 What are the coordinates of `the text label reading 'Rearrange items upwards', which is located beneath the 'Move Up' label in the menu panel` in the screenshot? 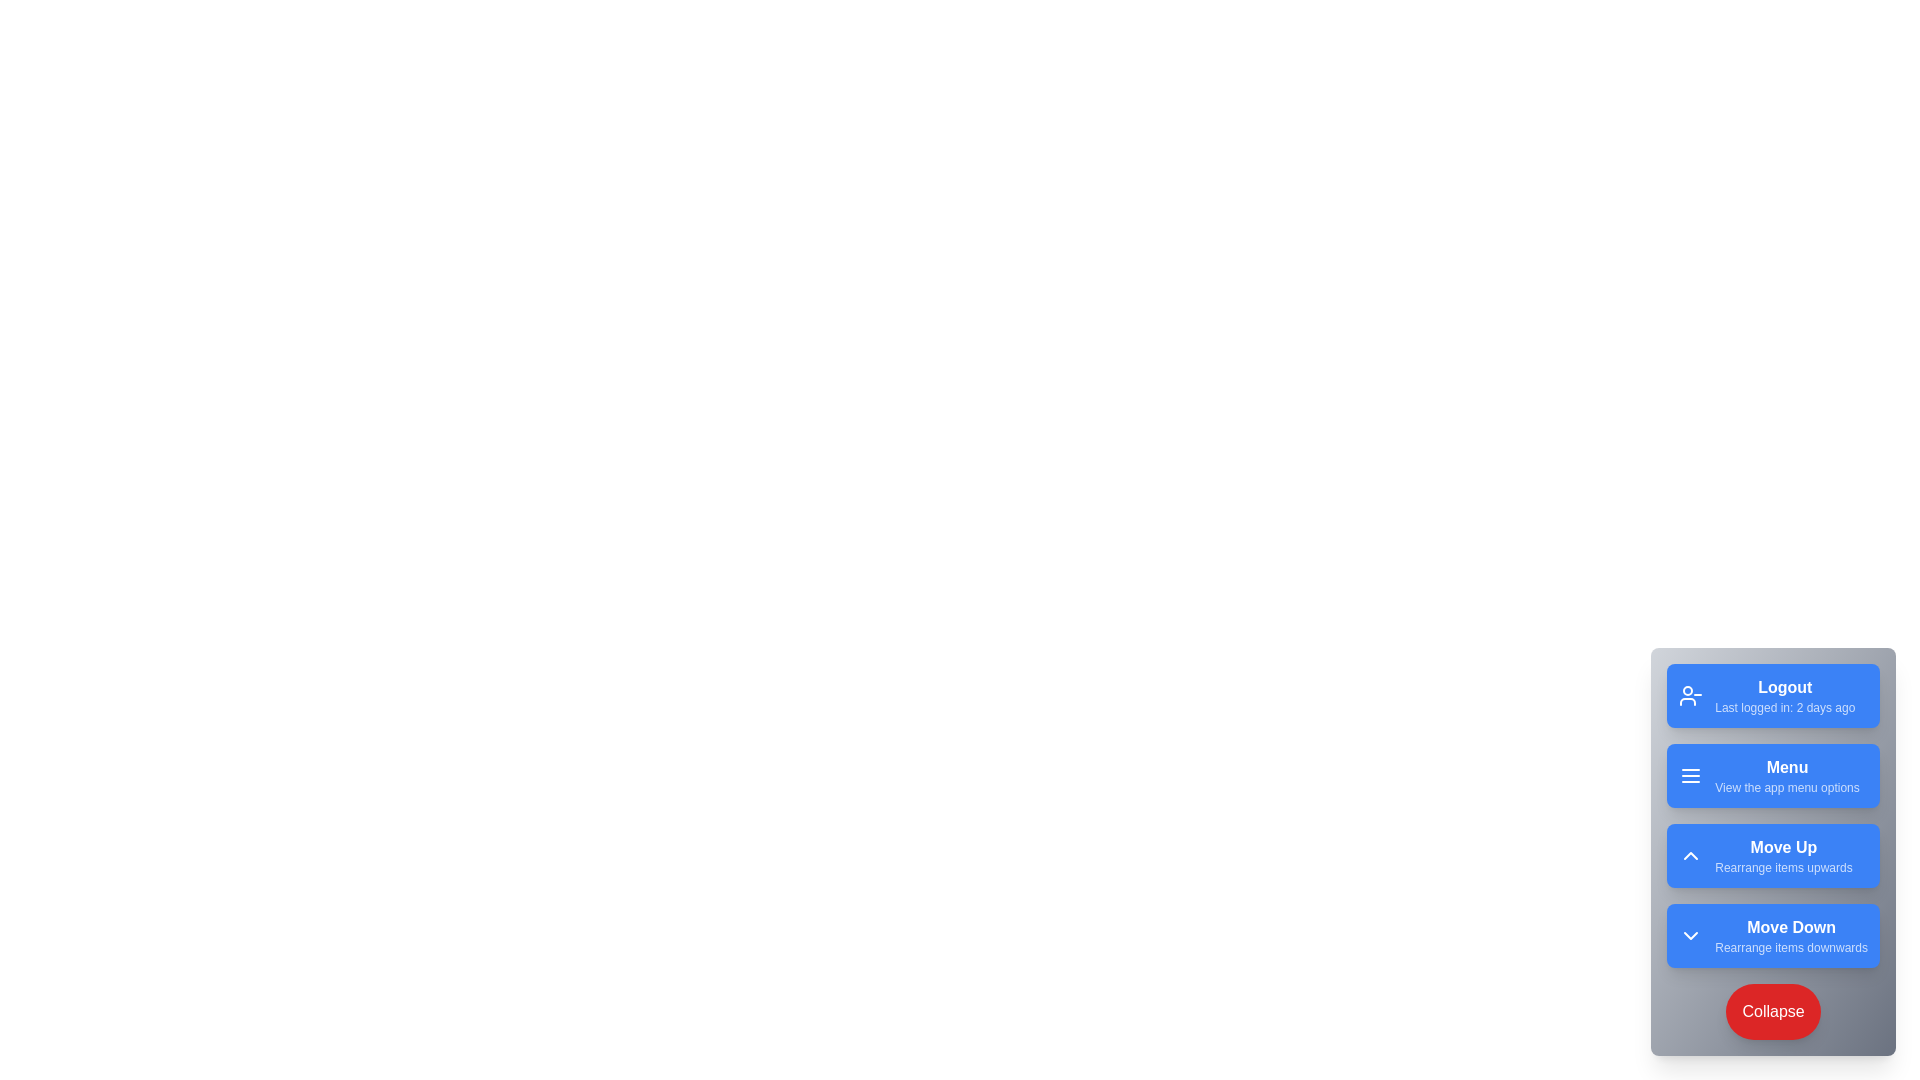 It's located at (1783, 866).